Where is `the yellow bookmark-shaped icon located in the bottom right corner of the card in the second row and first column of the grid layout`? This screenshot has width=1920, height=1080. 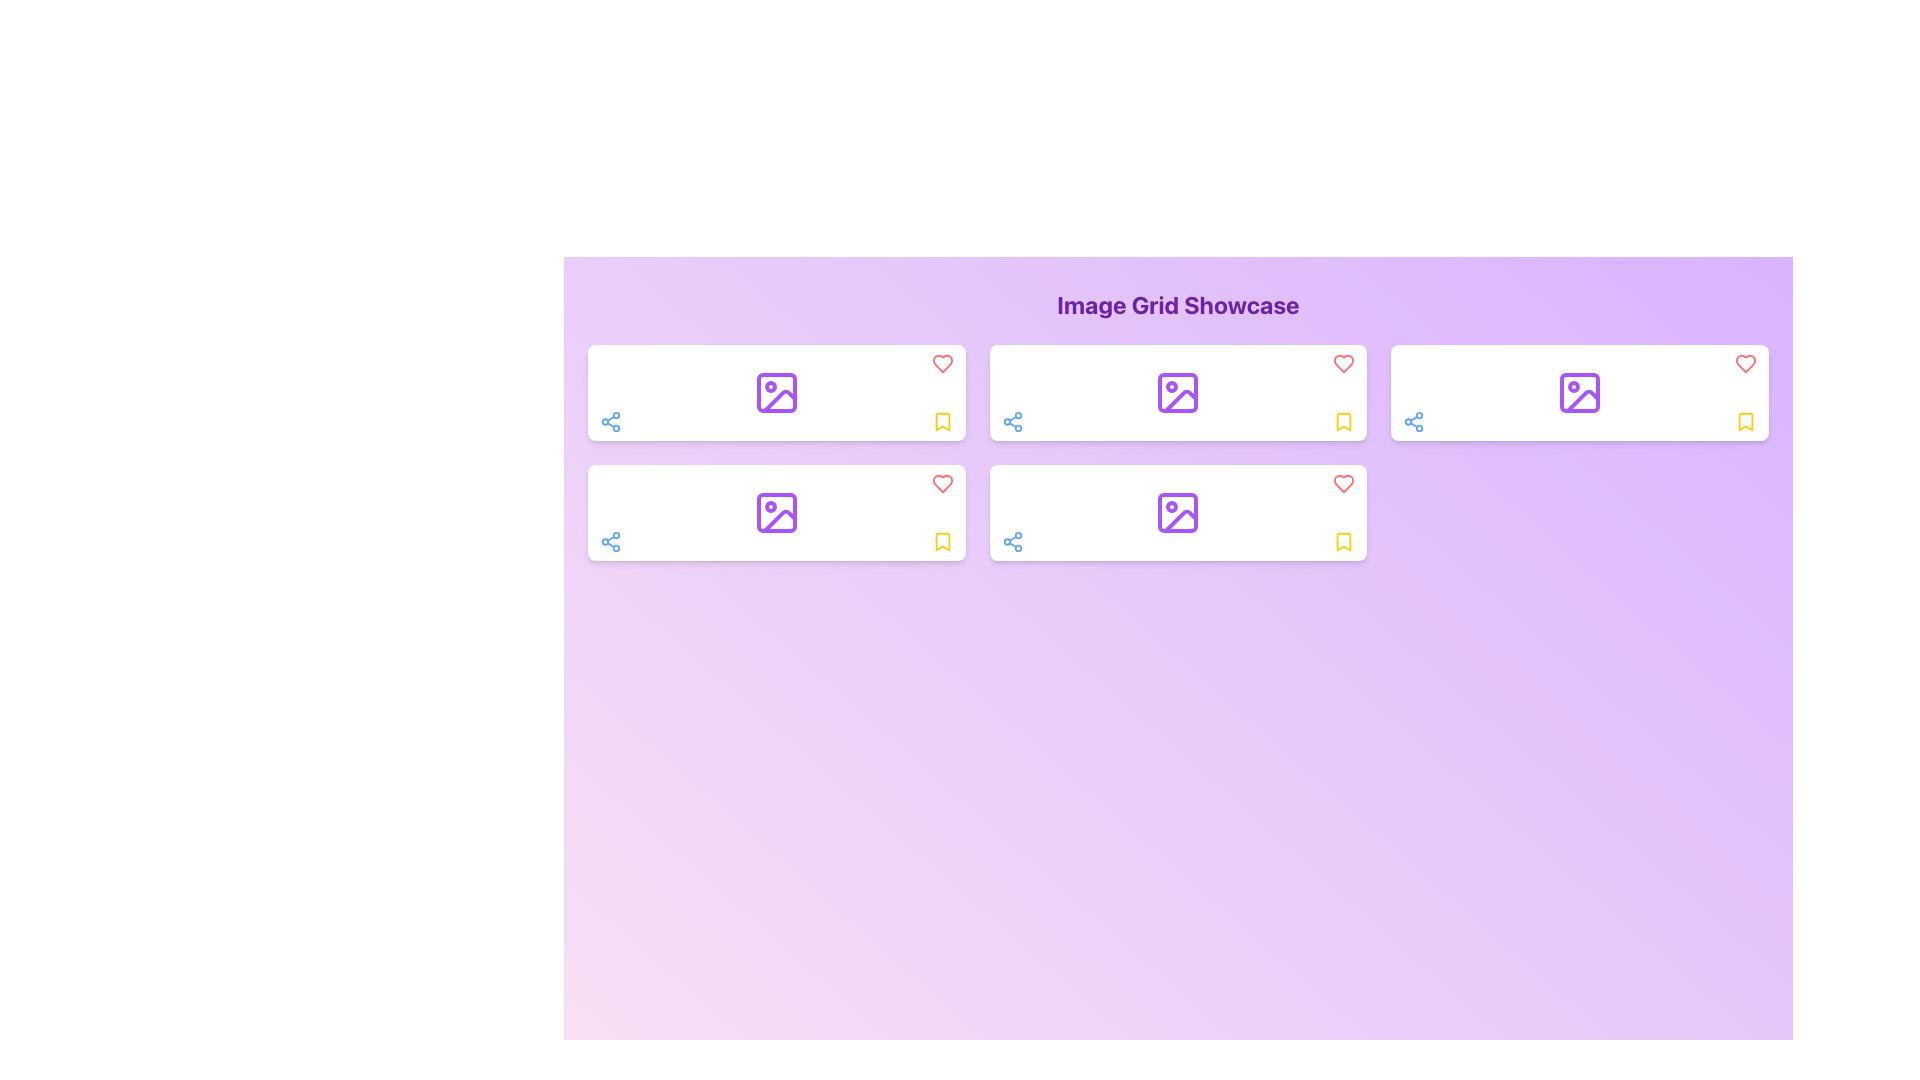 the yellow bookmark-shaped icon located in the bottom right corner of the card in the second row and first column of the grid layout is located at coordinates (941, 420).